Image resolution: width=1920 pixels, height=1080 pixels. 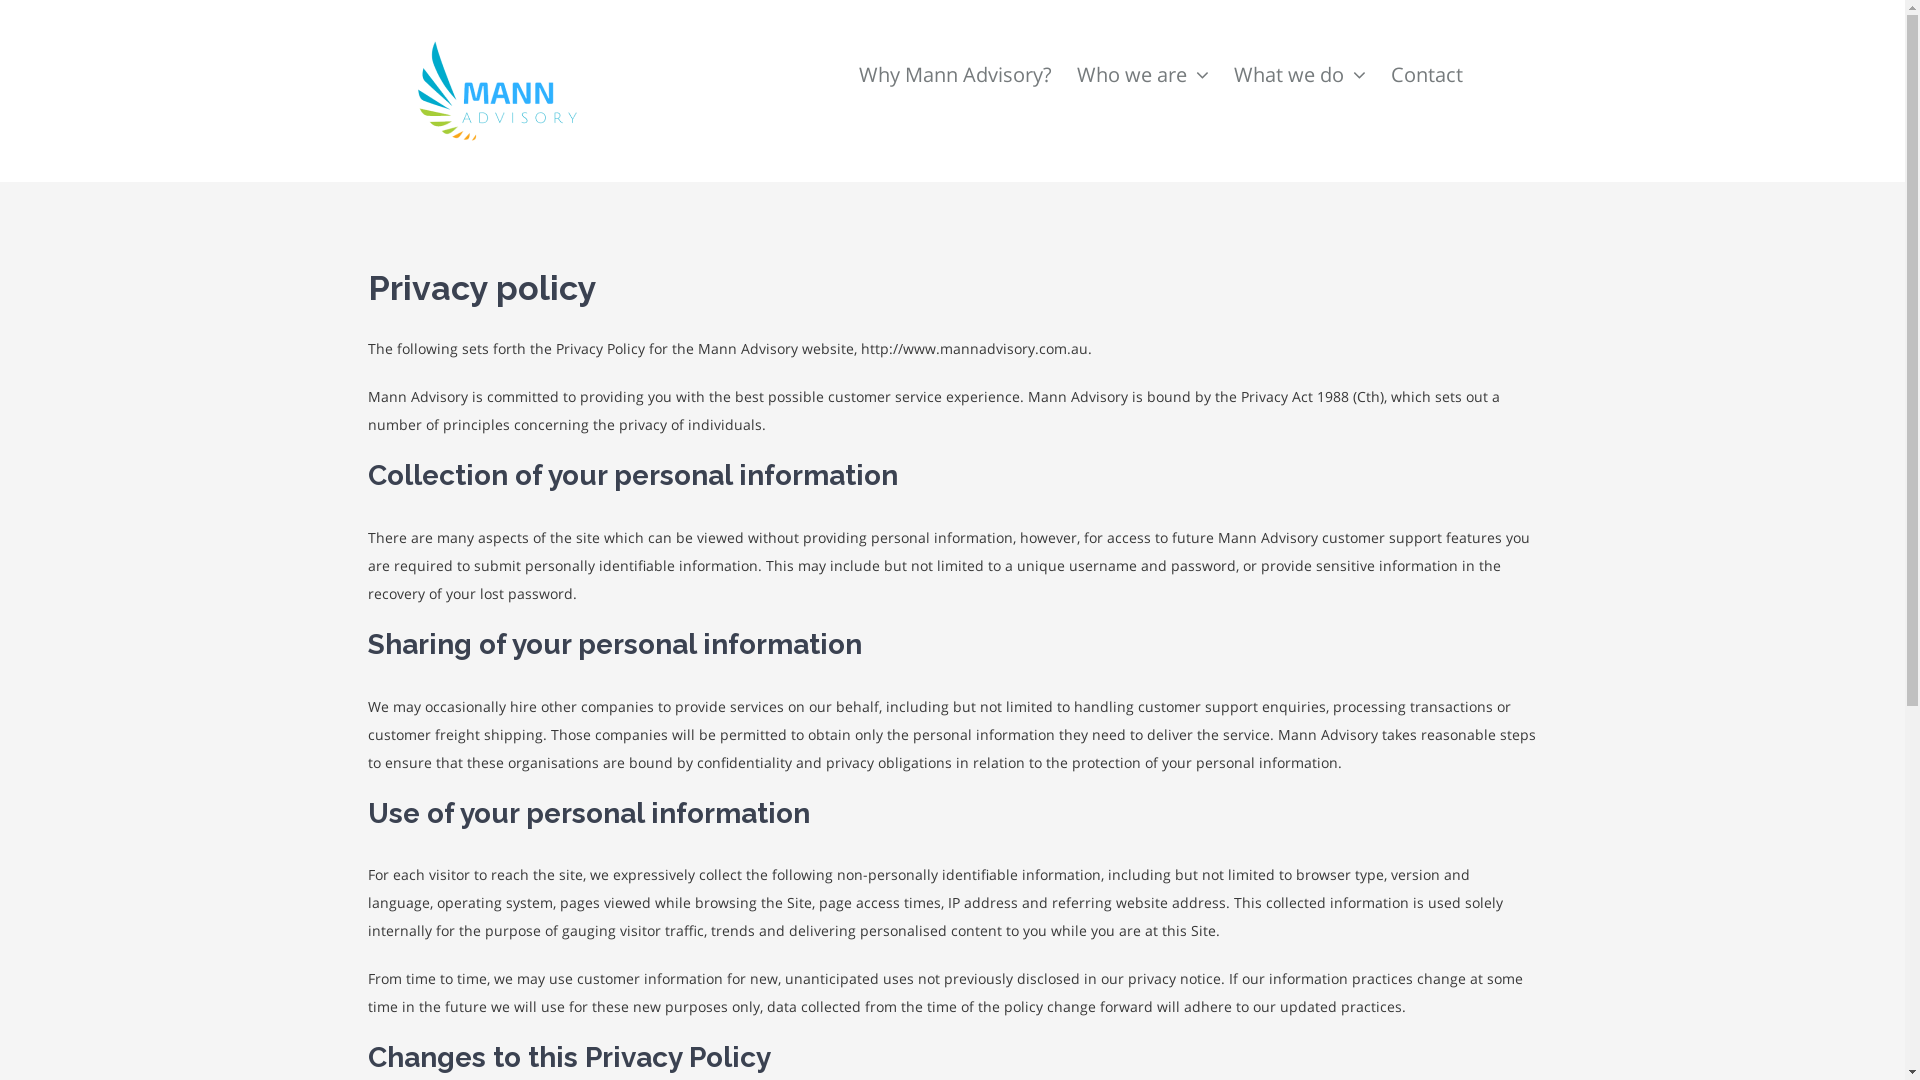 What do you see at coordinates (953, 49) in the screenshot?
I see `'Why Mann Advisory?'` at bounding box center [953, 49].